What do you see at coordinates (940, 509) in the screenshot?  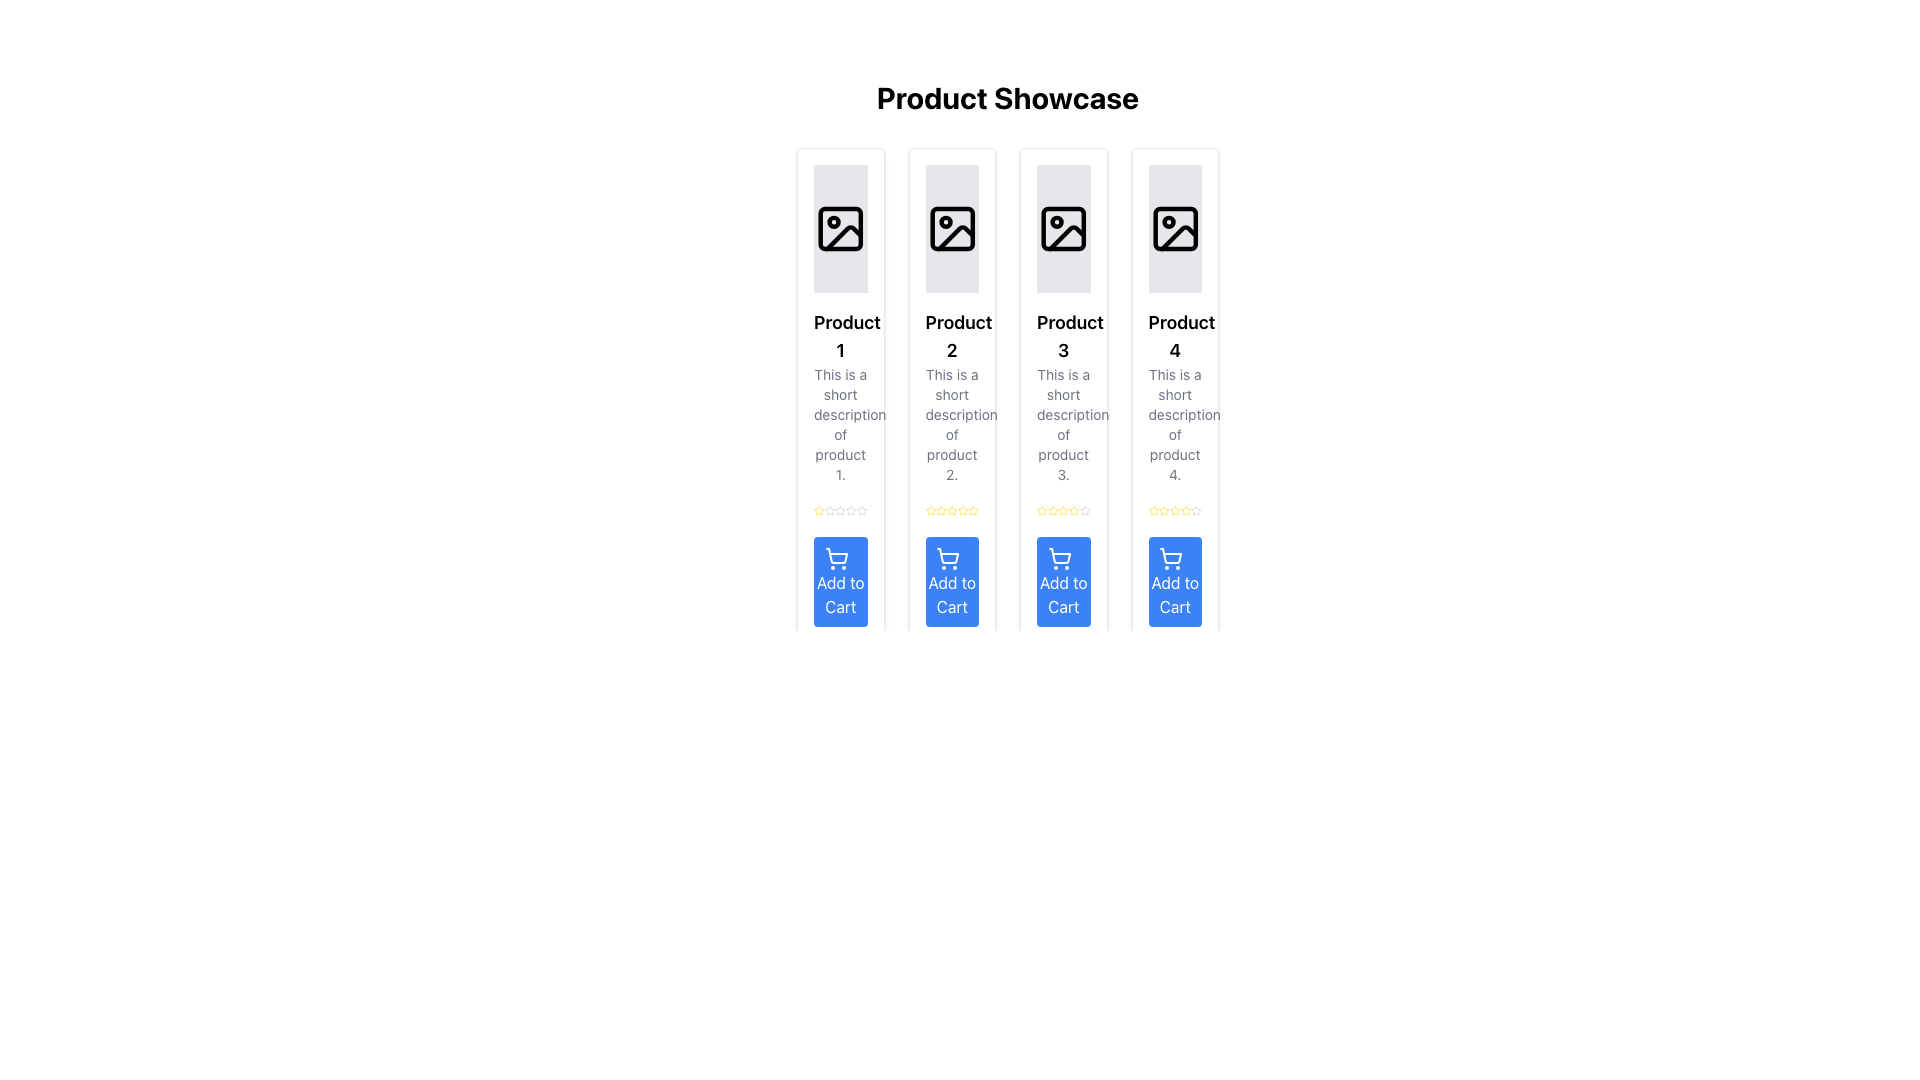 I see `the second rating star icon for Product 2, which is centrally located below the product description and above the 'Add to Cart' button in the product showcase grid` at bounding box center [940, 509].